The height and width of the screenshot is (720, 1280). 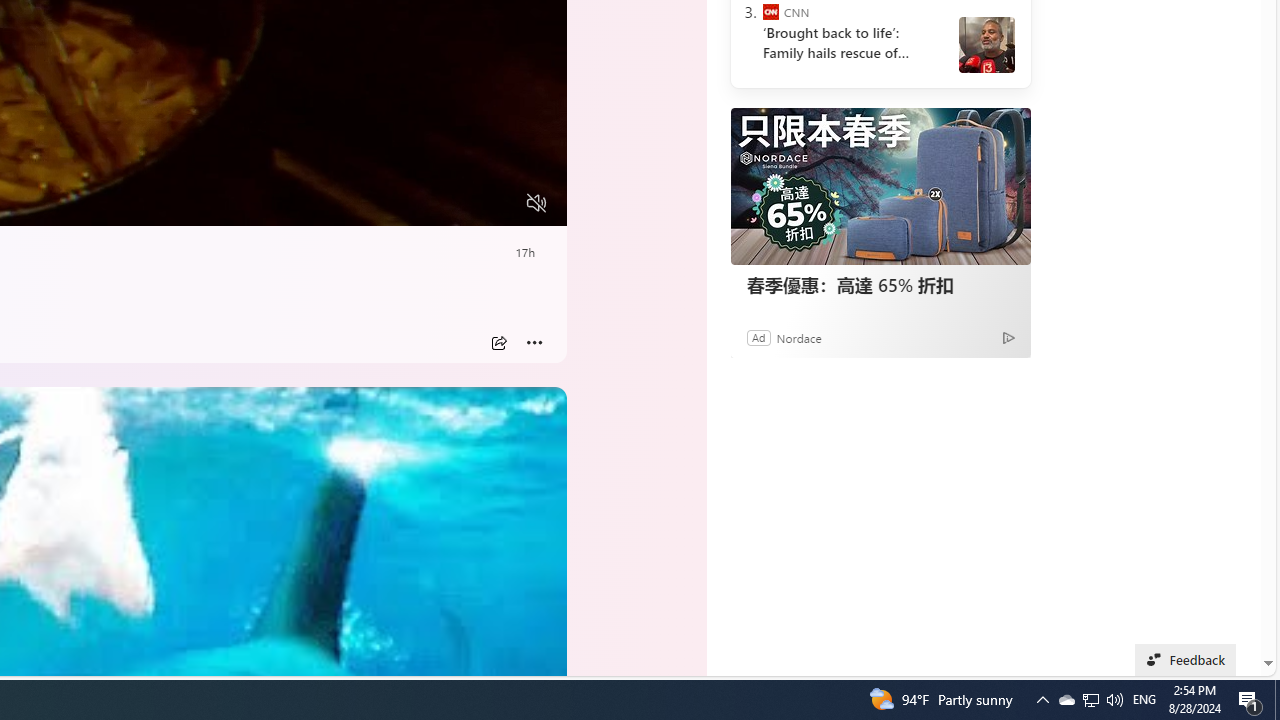 I want to click on 'CNN', so click(x=769, y=12).